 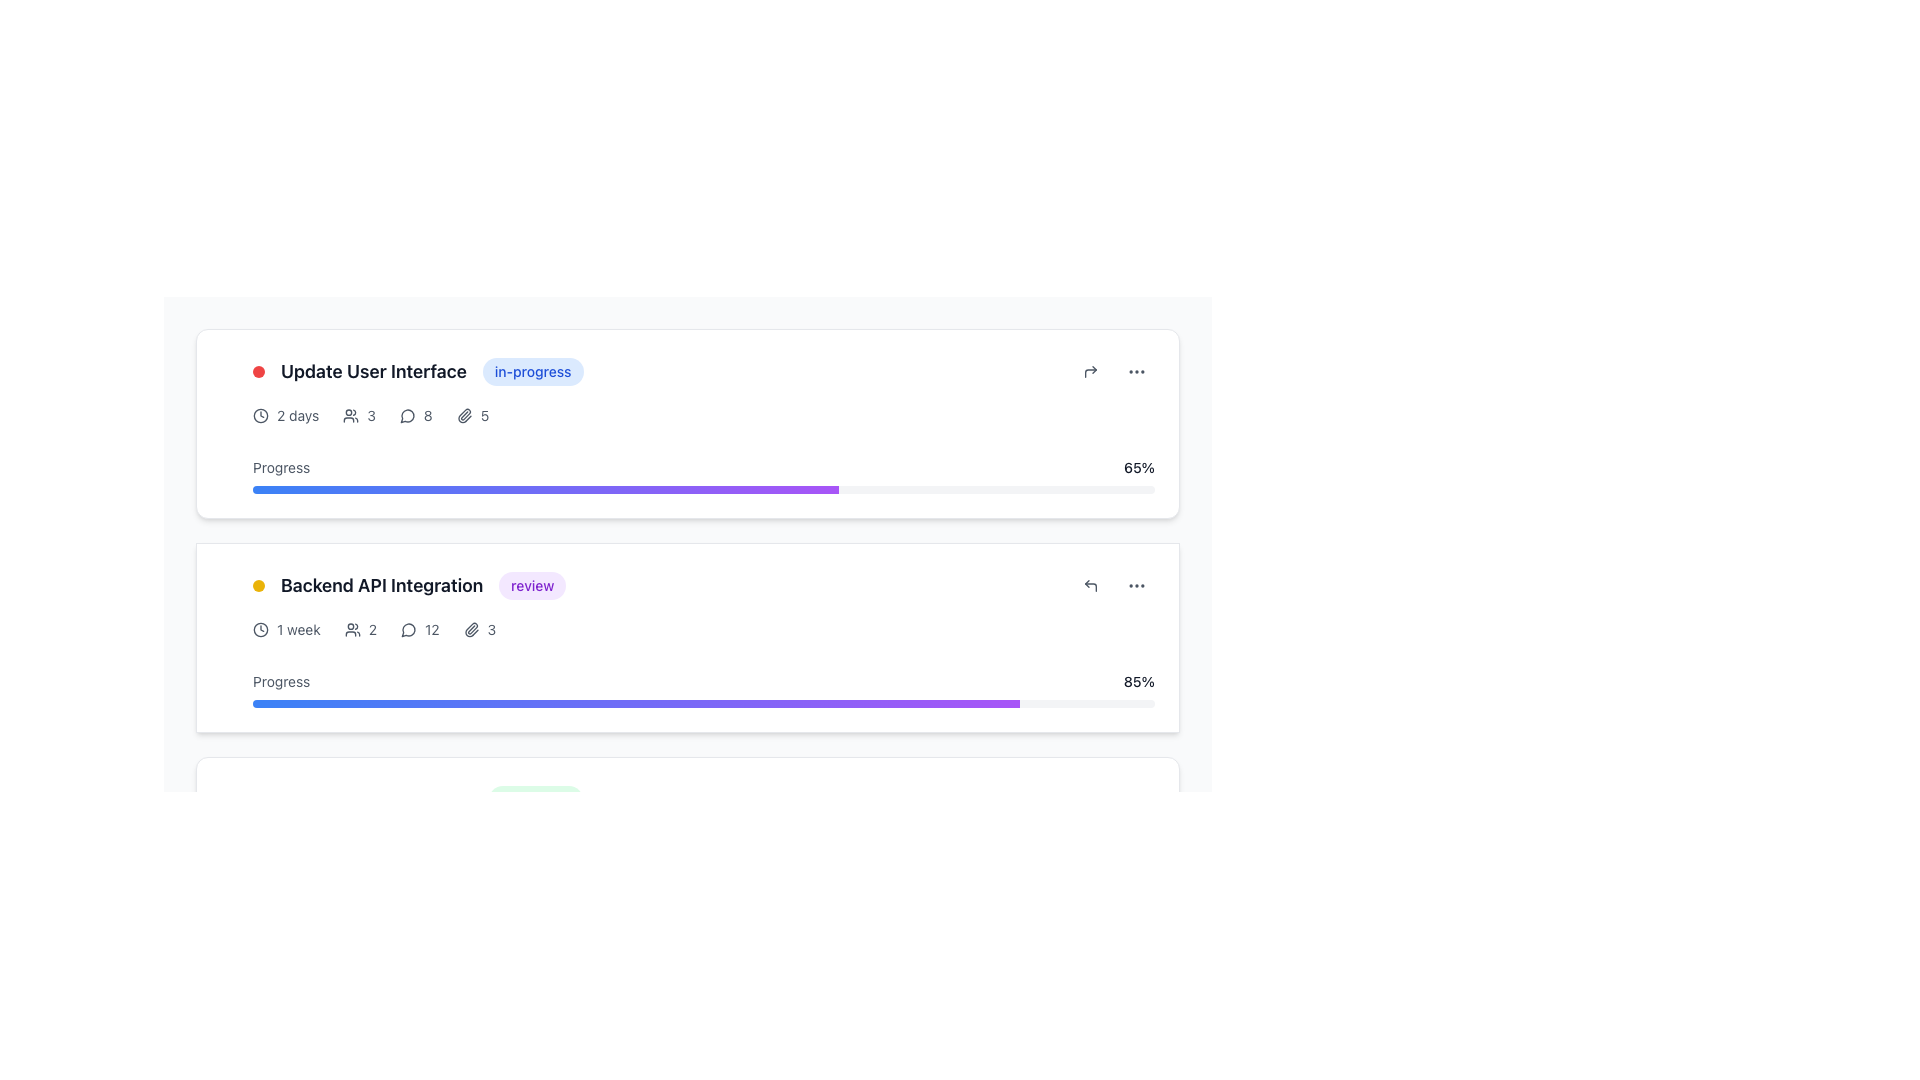 I want to click on the gradient-colored progress bar located beneath the 'Backend API Integration' section, so click(x=546, y=489).